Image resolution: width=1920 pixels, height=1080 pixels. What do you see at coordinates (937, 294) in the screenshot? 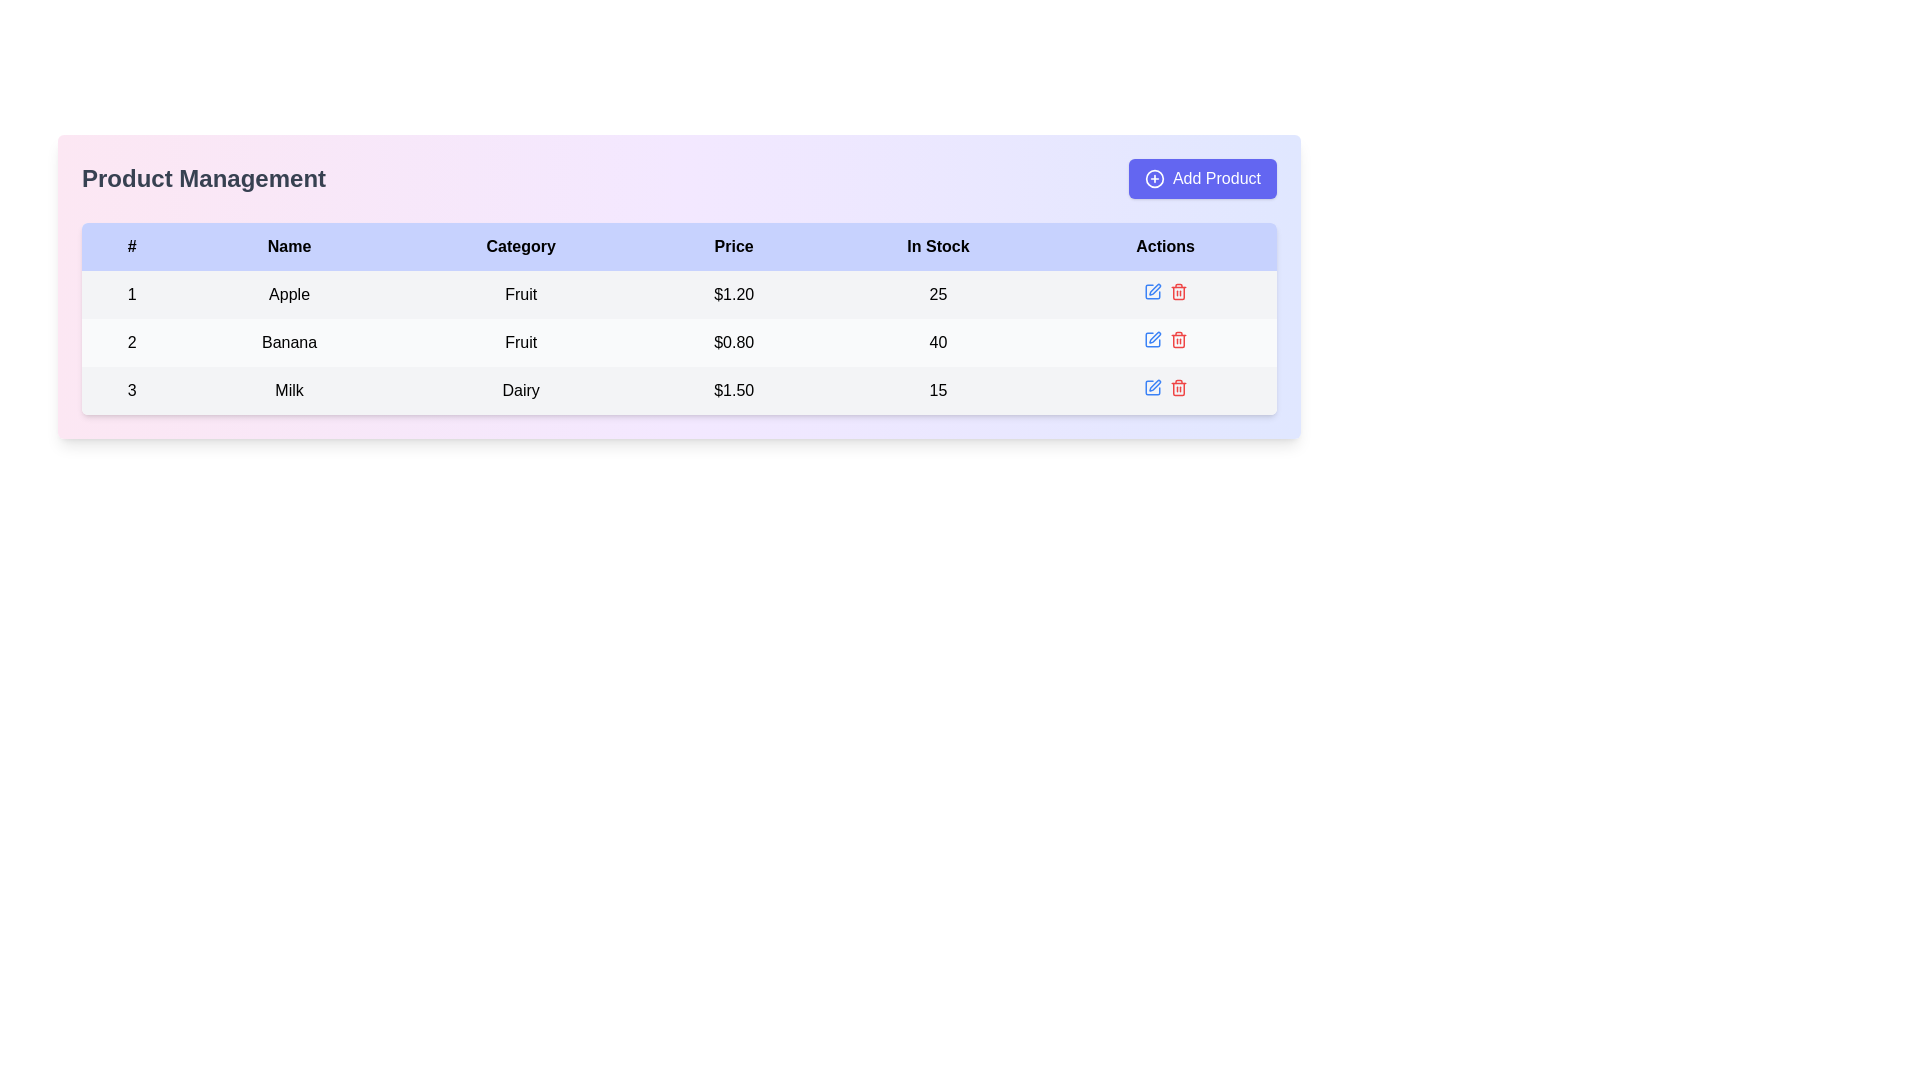
I see `the Text Label displaying the stock quantity of 'Apple' in the first row of the table under 'In Stock'` at bounding box center [937, 294].